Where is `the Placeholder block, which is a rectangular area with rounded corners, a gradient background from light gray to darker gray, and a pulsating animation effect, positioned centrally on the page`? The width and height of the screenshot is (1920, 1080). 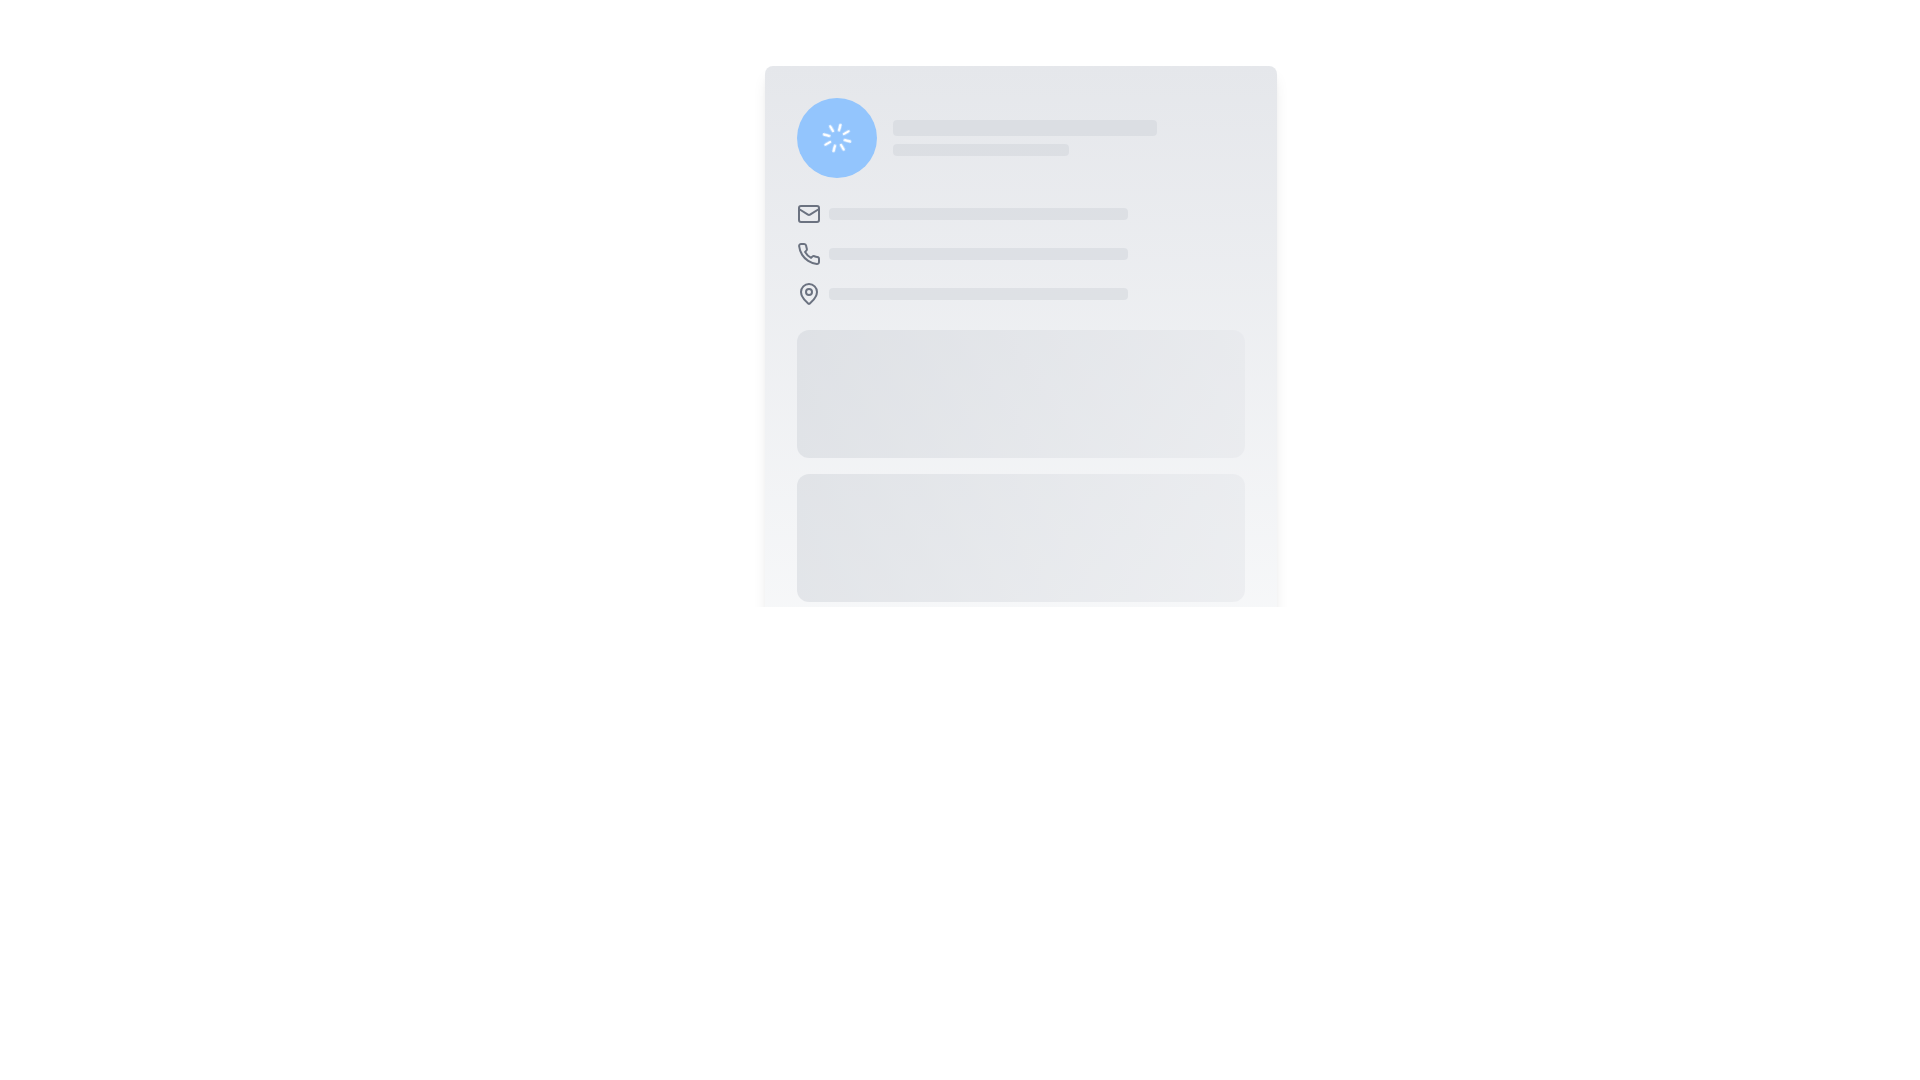 the Placeholder block, which is a rectangular area with rounded corners, a gradient background from light gray to darker gray, and a pulsating animation effect, positioned centrally on the page is located at coordinates (1020, 393).